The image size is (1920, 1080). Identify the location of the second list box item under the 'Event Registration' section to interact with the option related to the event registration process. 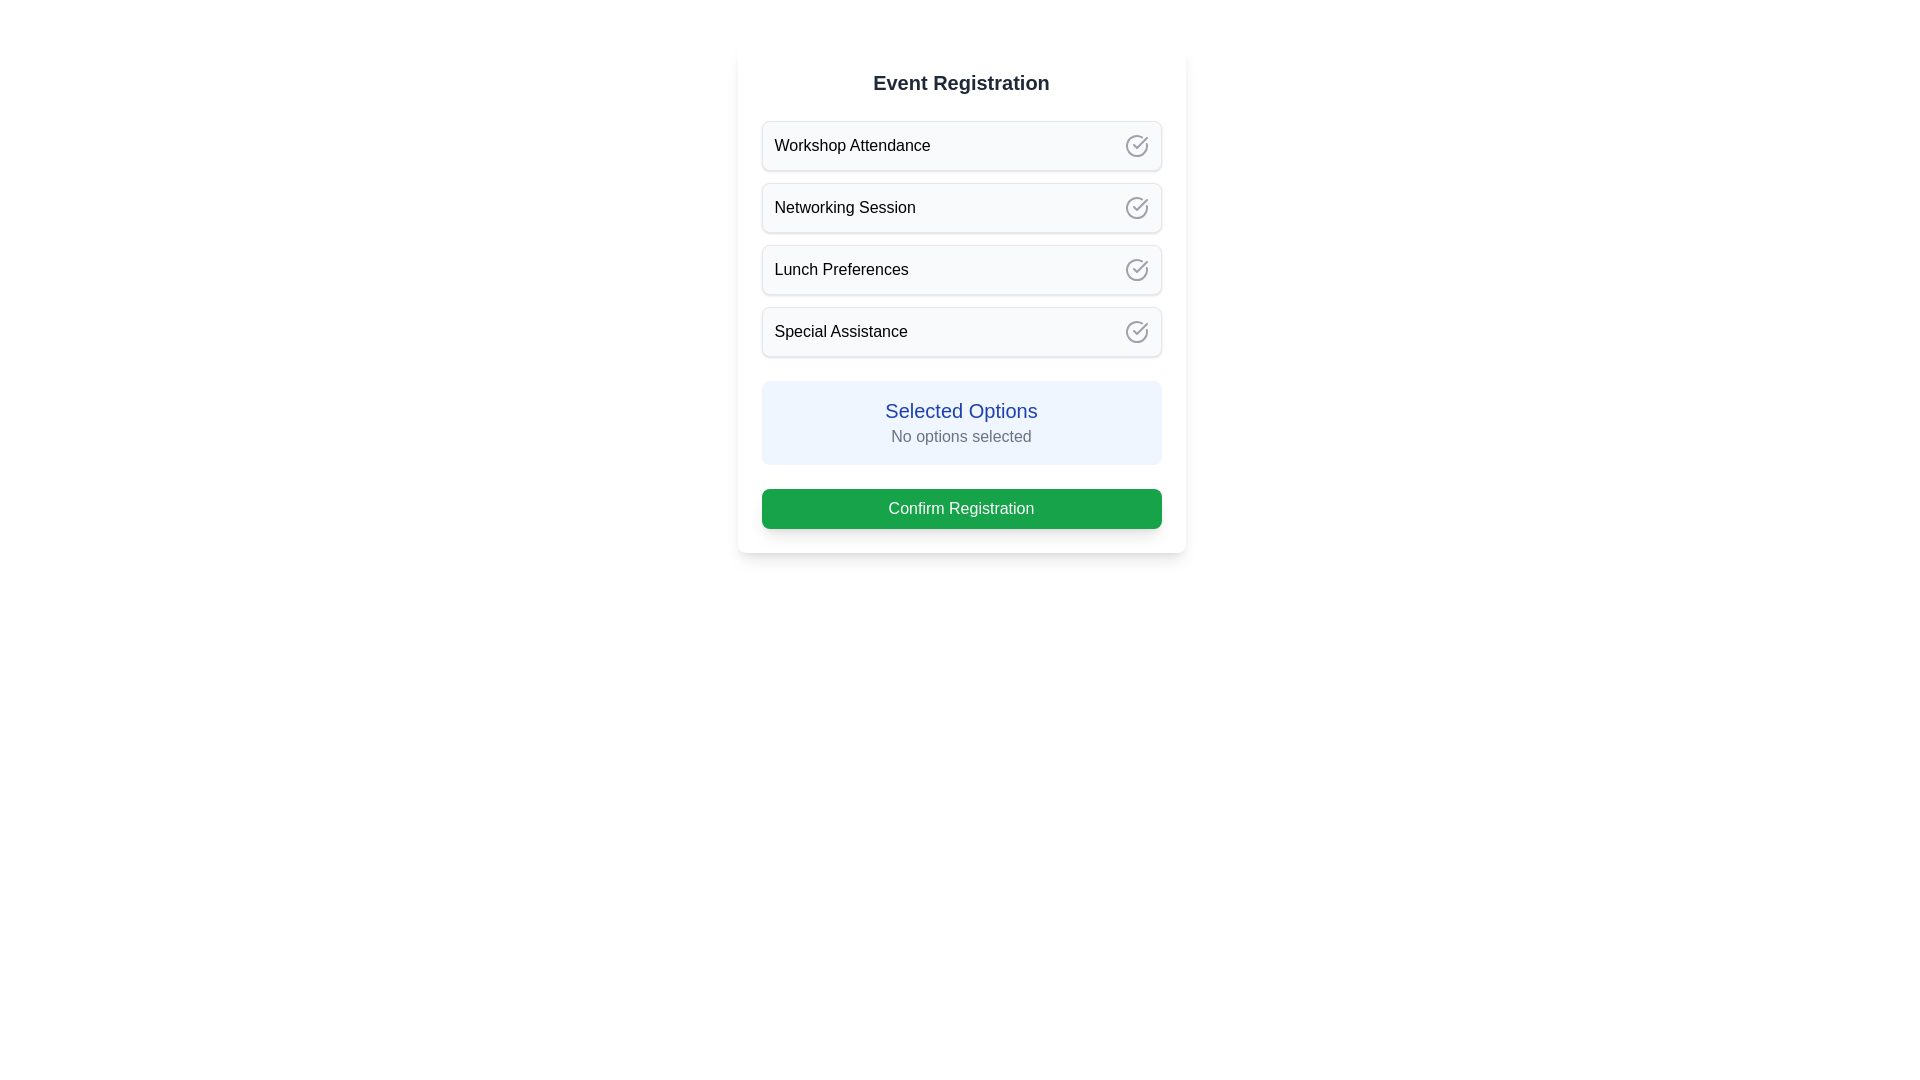
(961, 208).